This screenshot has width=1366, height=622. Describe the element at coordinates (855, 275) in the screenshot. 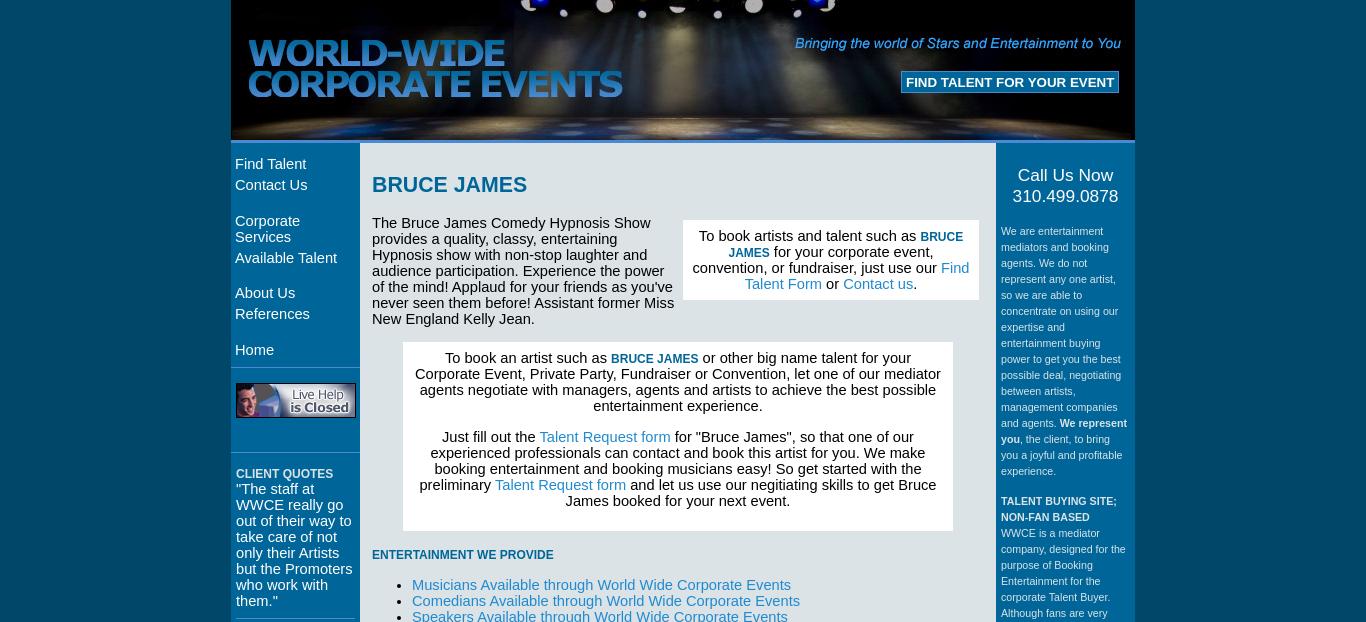

I see `'Find Talent Form'` at that location.